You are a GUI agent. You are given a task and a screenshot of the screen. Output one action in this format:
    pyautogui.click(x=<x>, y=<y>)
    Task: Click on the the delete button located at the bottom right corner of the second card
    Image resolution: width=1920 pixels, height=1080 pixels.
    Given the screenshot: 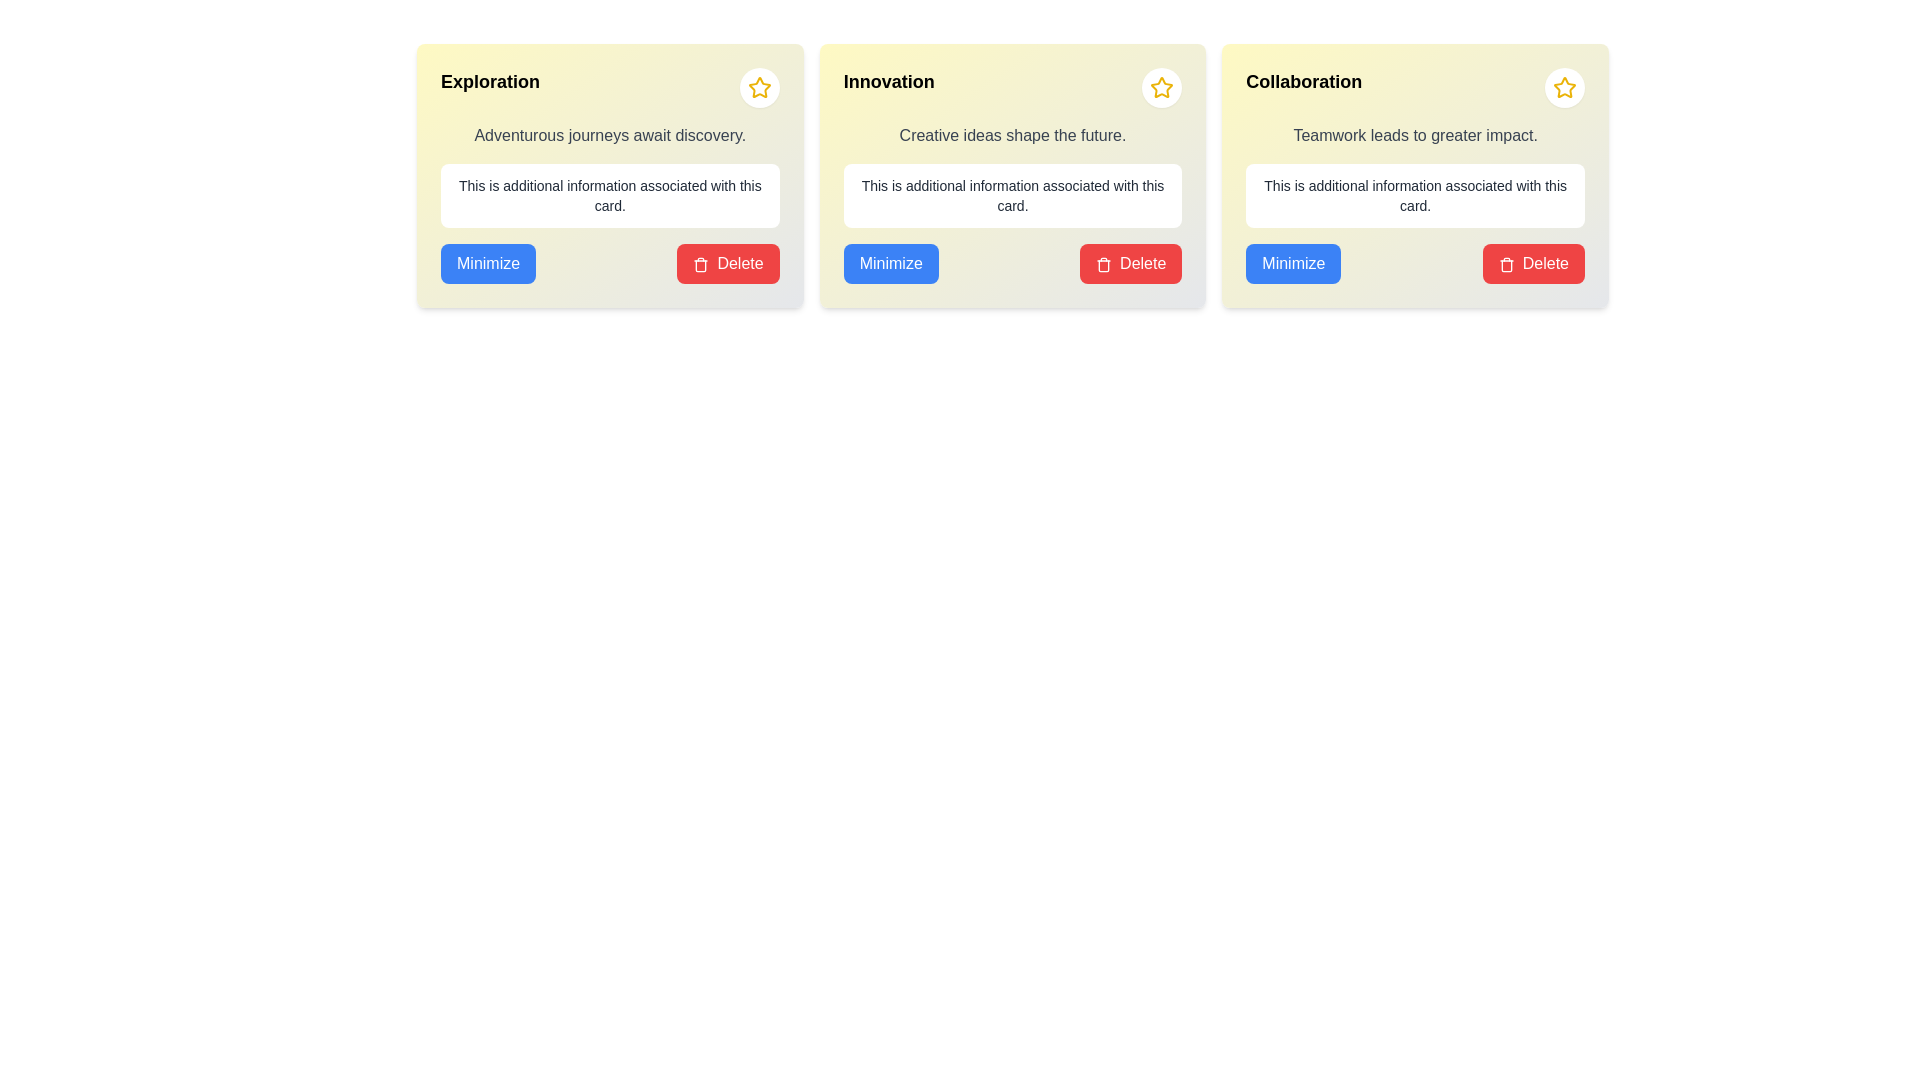 What is the action you would take?
    pyautogui.click(x=1131, y=262)
    